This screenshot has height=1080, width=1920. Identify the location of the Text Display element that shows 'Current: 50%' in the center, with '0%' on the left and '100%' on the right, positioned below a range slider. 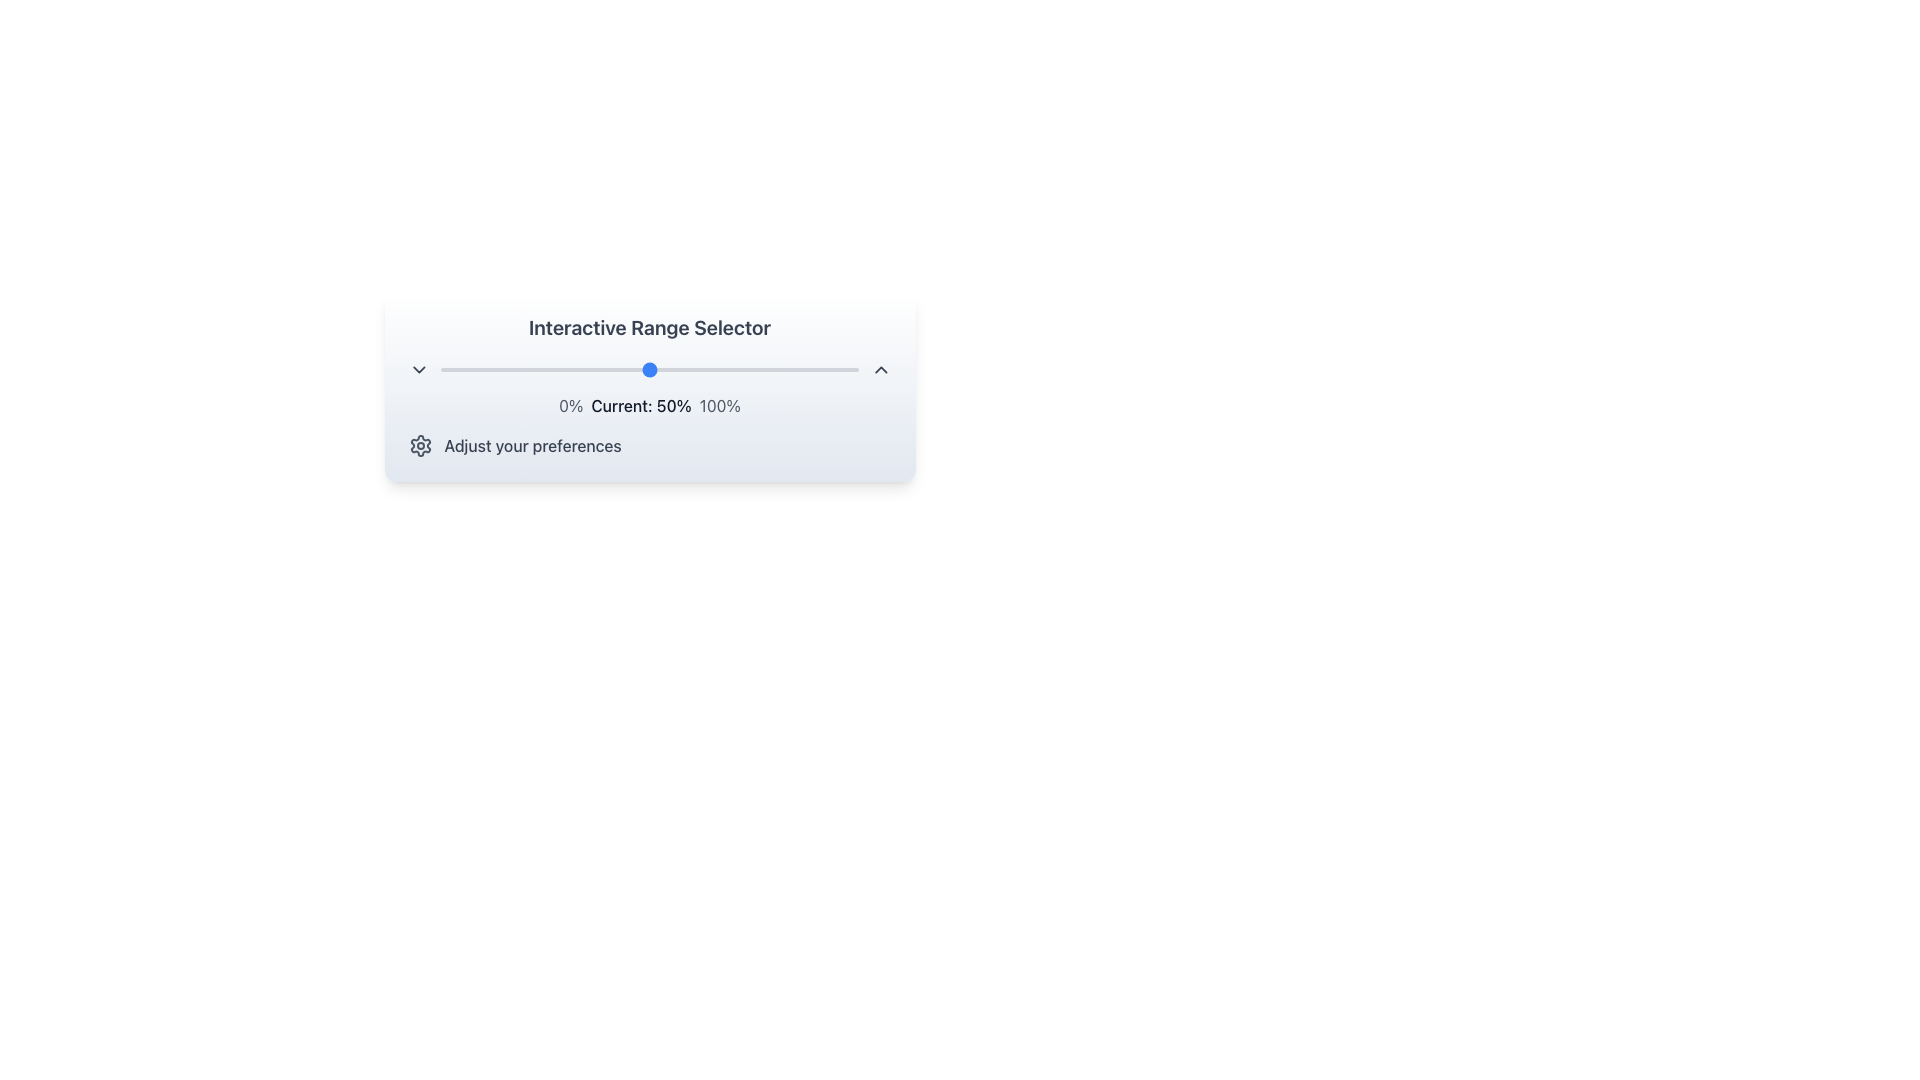
(649, 405).